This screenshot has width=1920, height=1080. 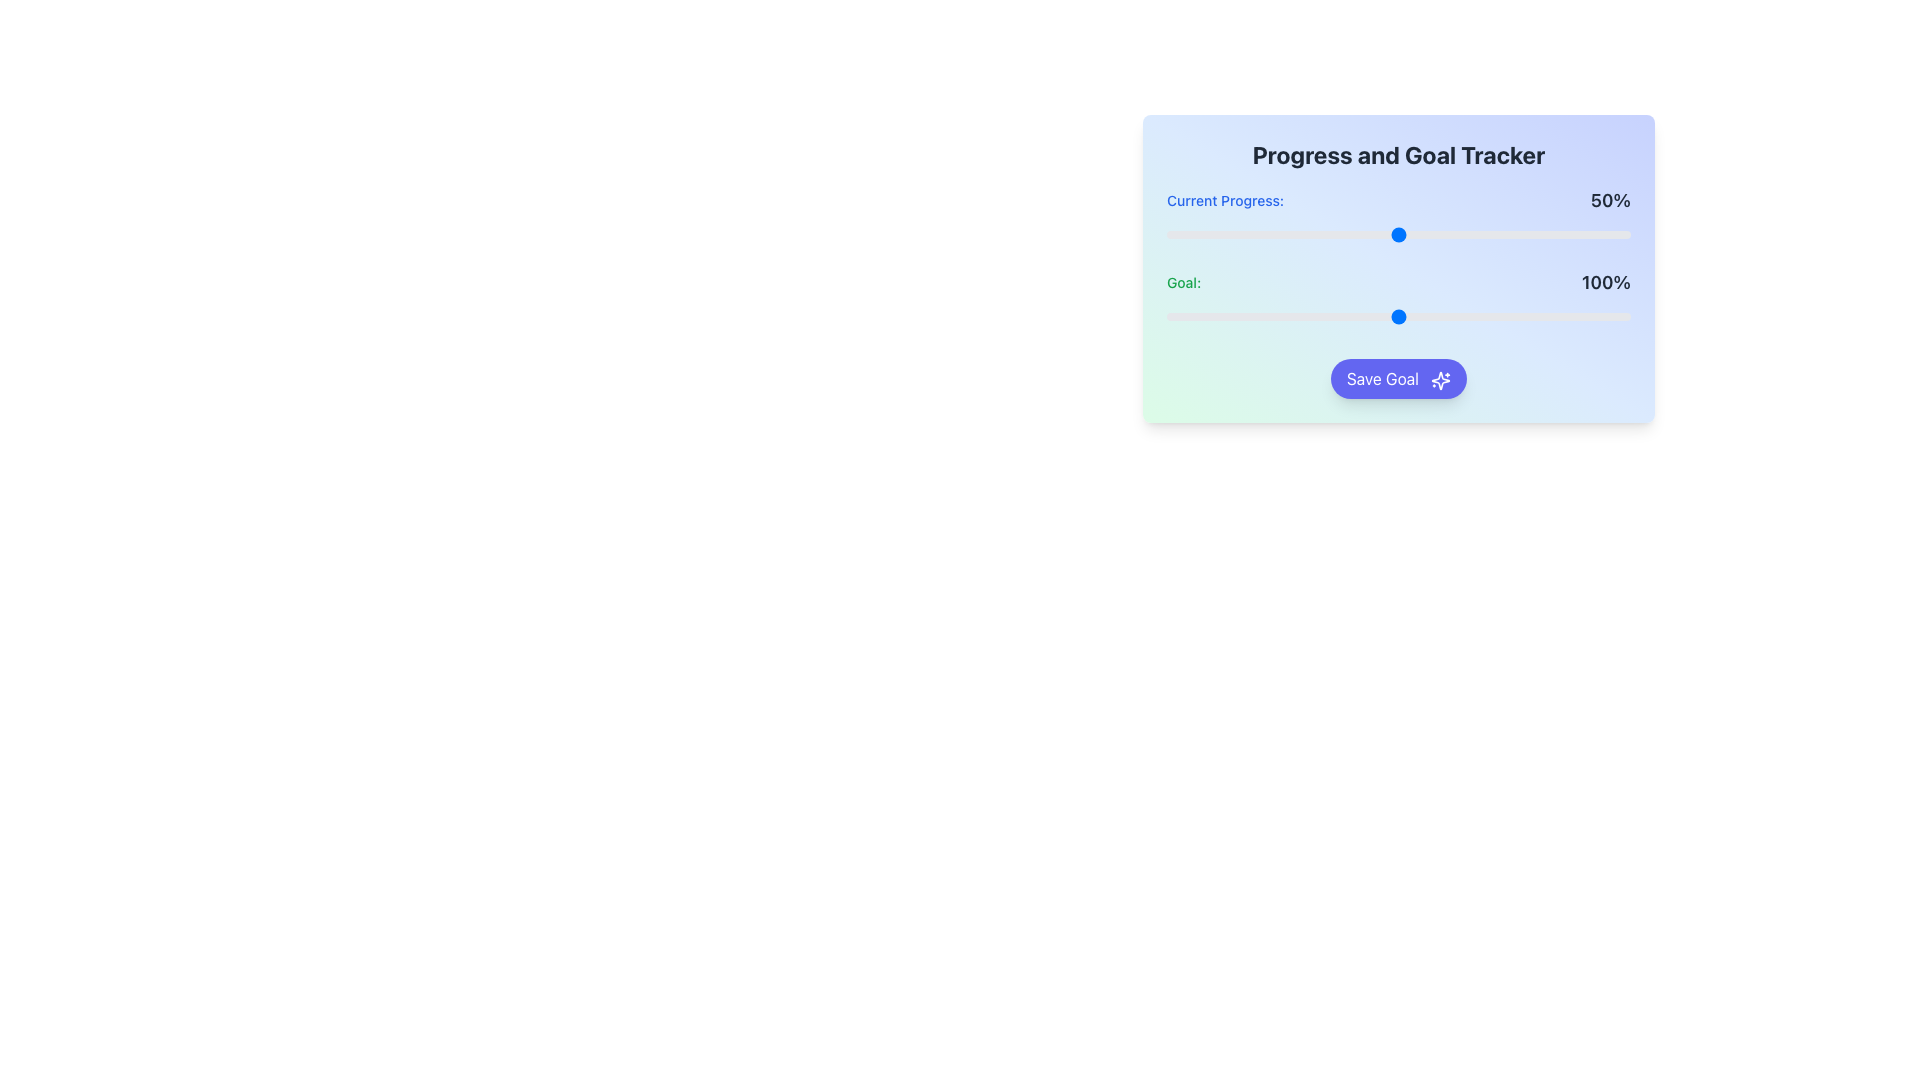 I want to click on the small sparkle icon located to the right of the 'Save Goal' button, which is designed in a minimalistic style and has a size of 24x24 pixels, so click(x=1441, y=380).